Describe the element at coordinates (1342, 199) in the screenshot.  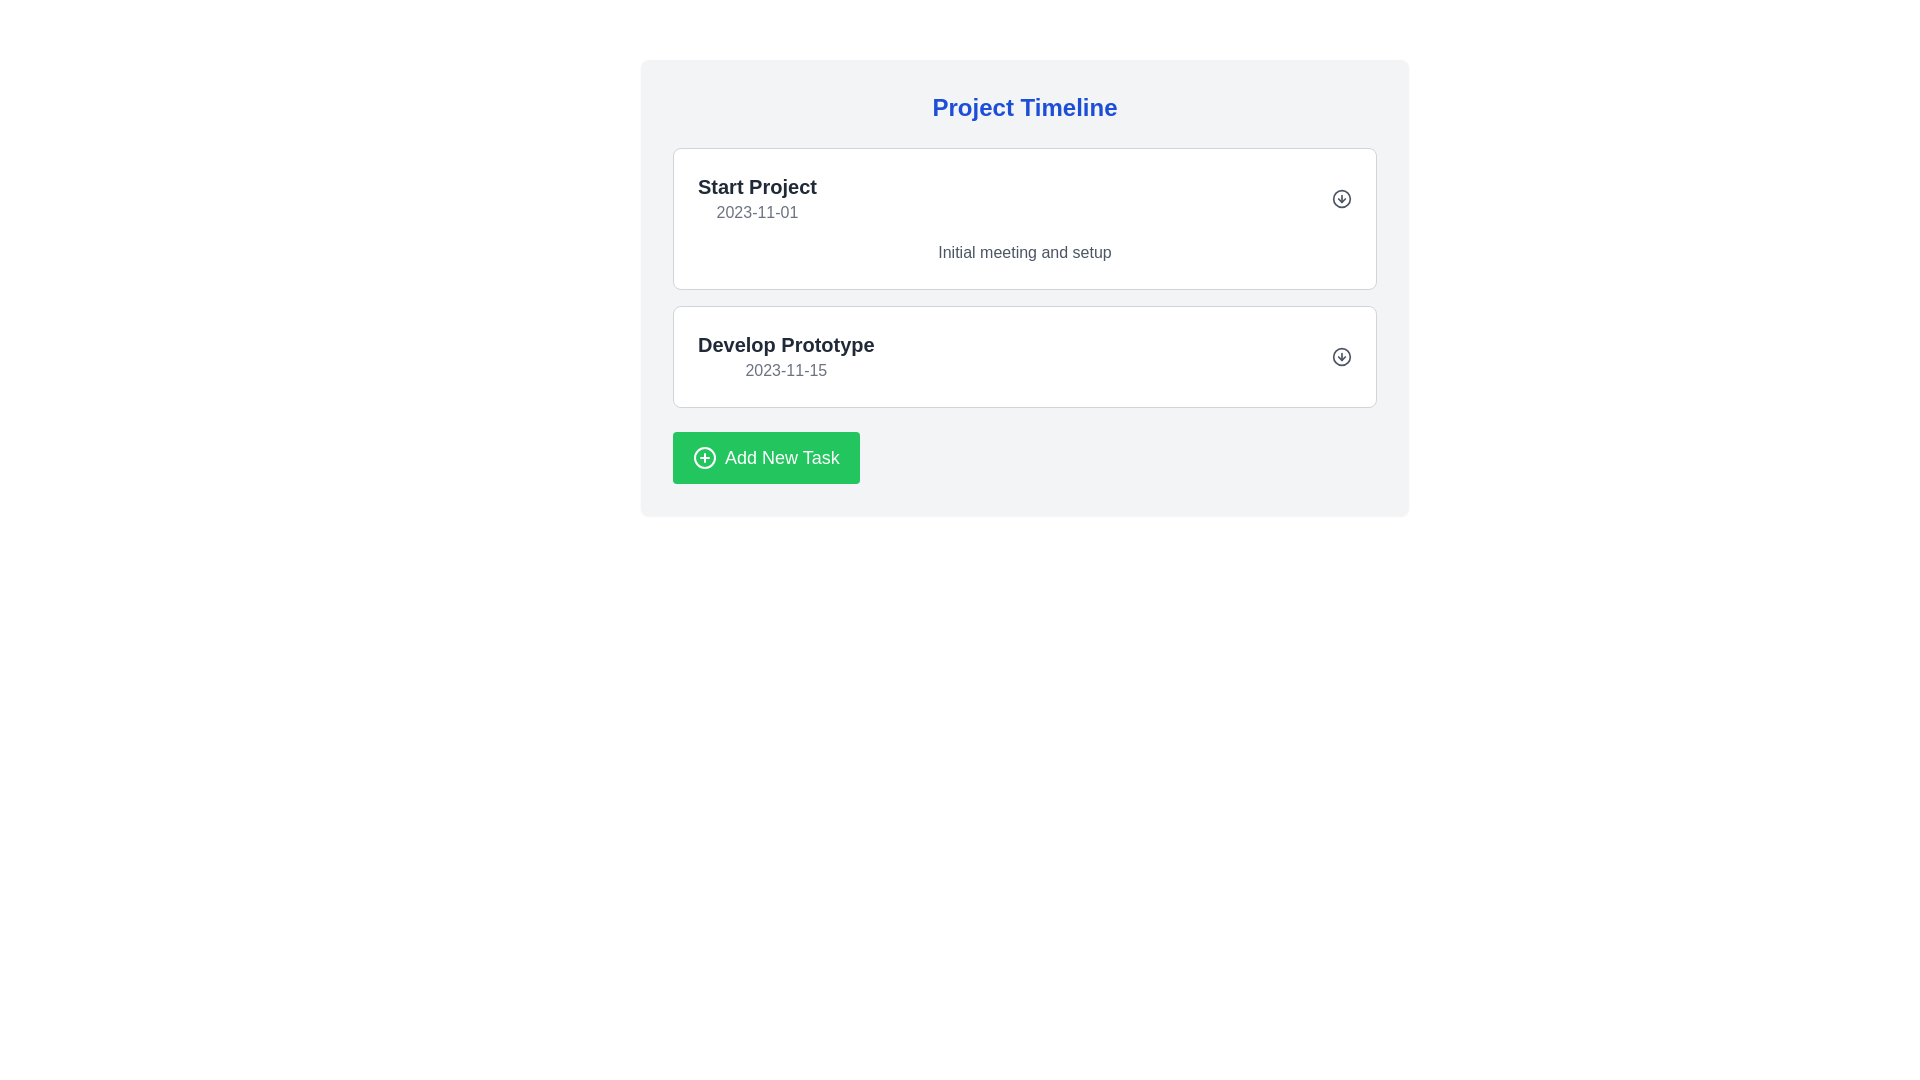
I see `the circular download icon located at the top-right corner of the 'Start Project' section next to 'Start Project 2023-11-01'` at that location.